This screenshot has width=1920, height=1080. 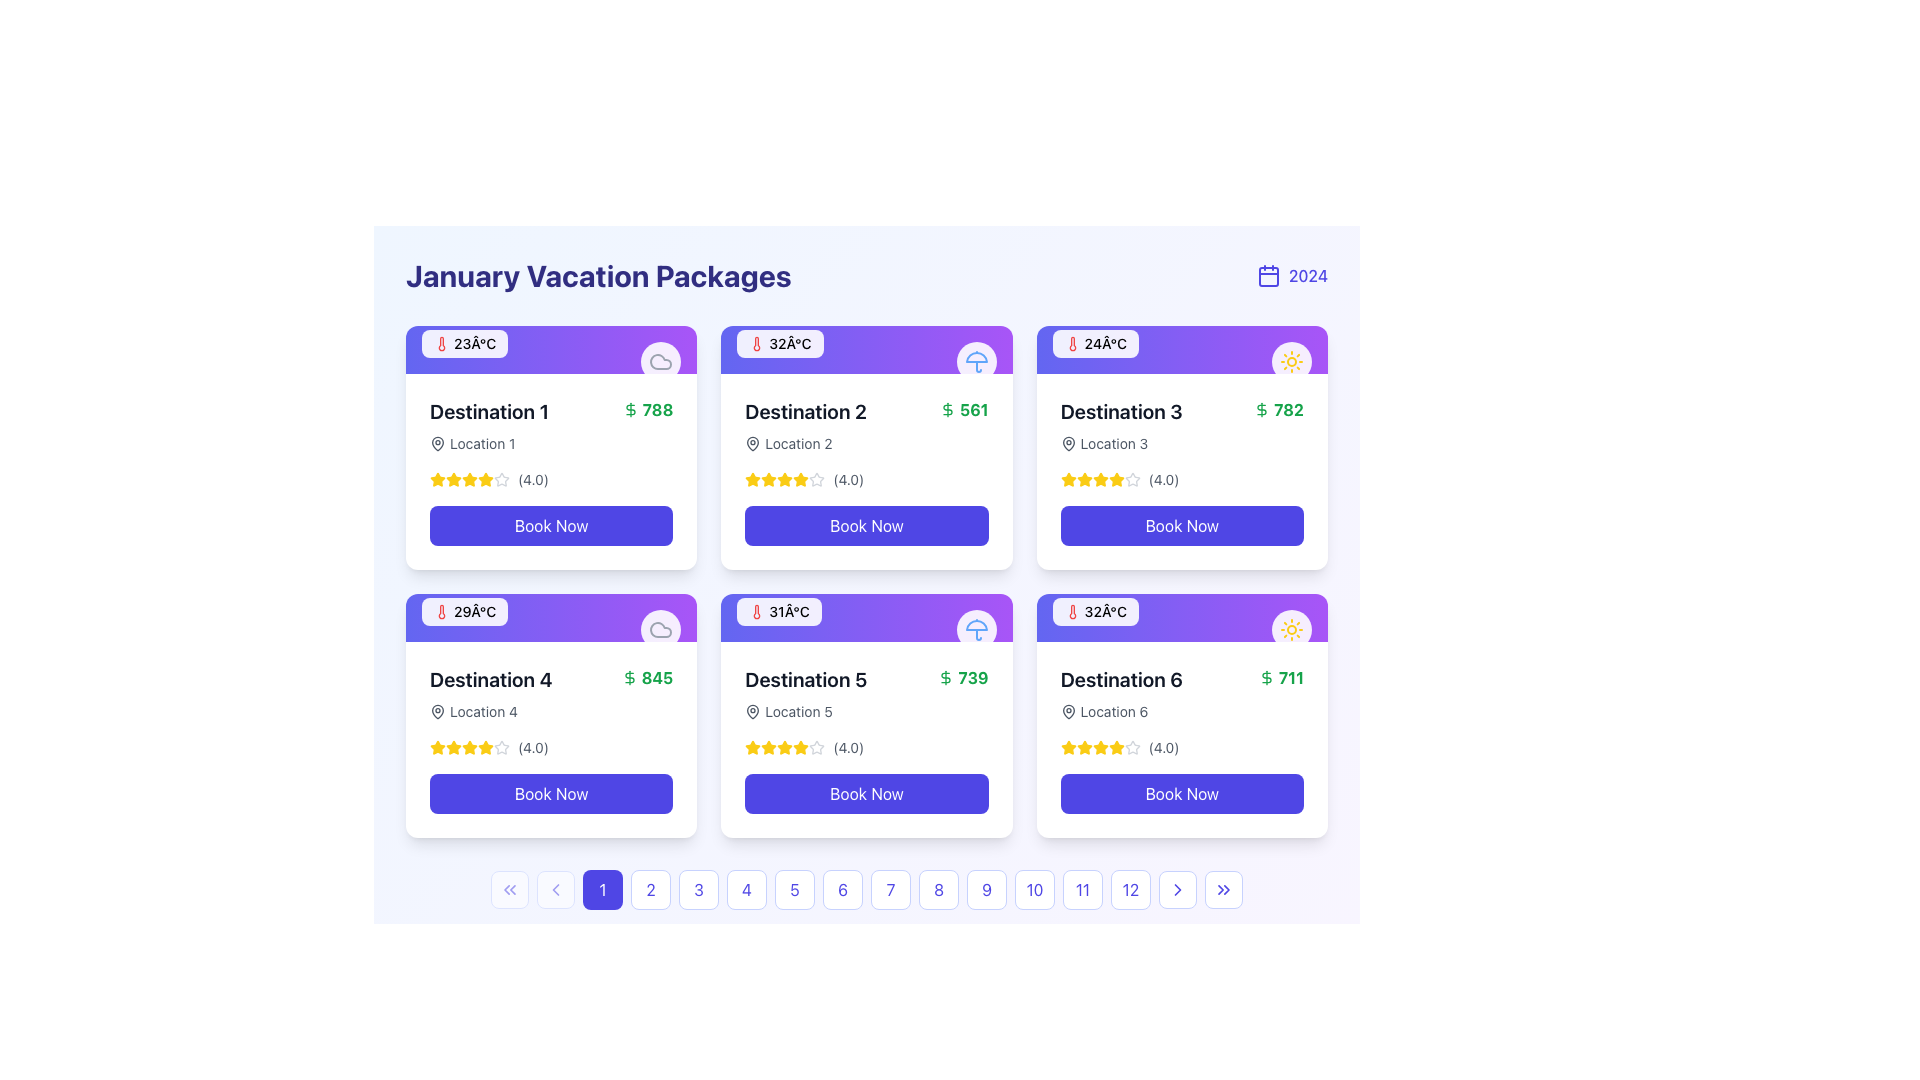 What do you see at coordinates (469, 748) in the screenshot?
I see `the fifth yellow star icon in the rating display for 'Destination 4', indicating a filled state in the review system` at bounding box center [469, 748].